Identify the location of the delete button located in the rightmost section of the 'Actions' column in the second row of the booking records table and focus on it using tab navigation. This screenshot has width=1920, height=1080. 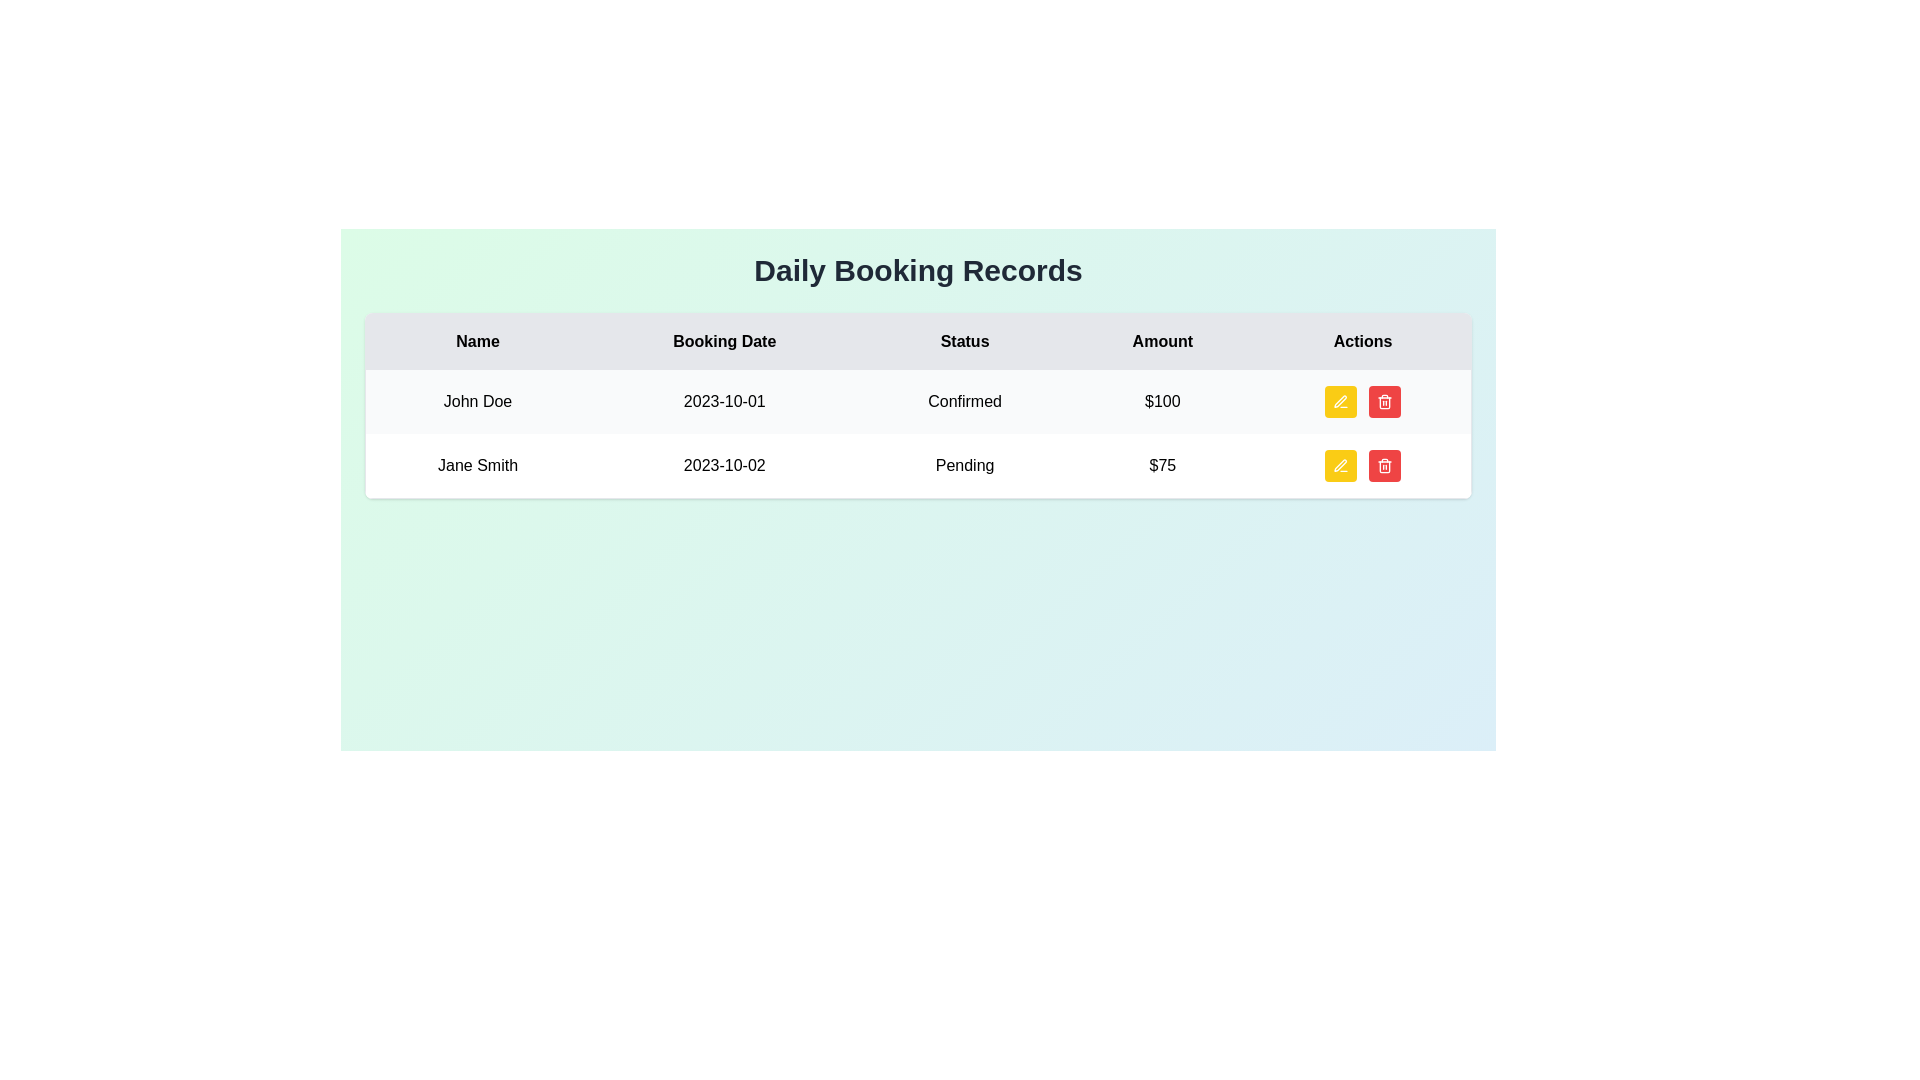
(1384, 466).